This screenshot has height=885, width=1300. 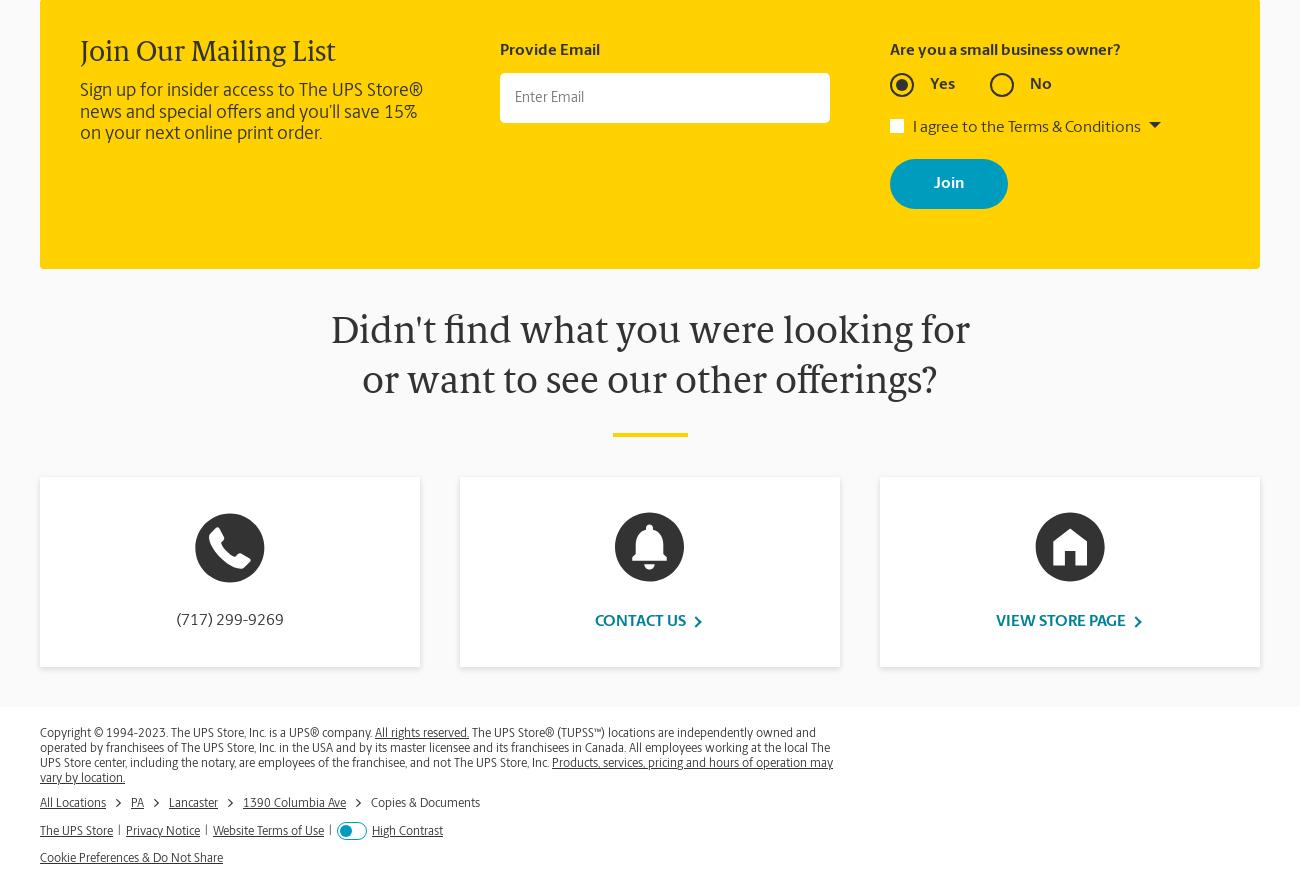 I want to click on 'I agree to the Terms & Conditions', so click(x=1026, y=126).